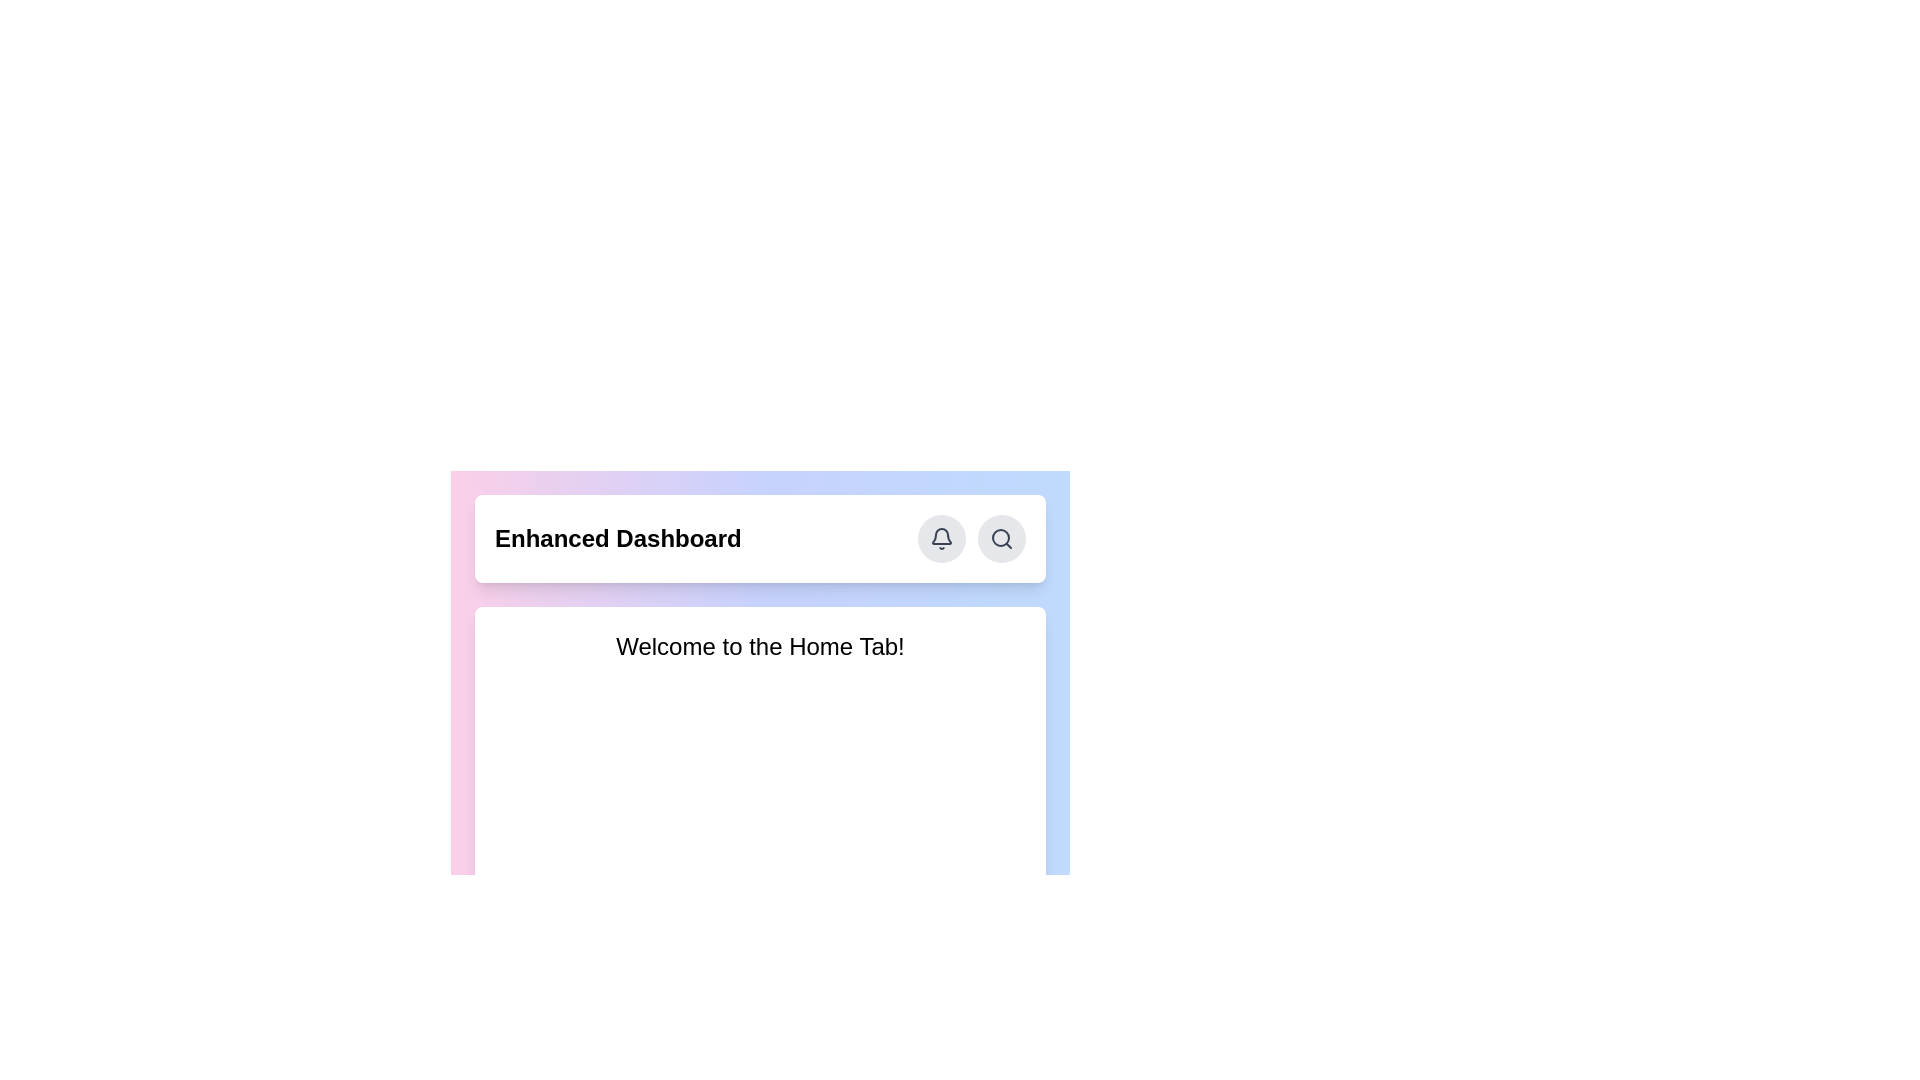  What do you see at coordinates (1002, 538) in the screenshot?
I see `the search icon button located in the upper right of the dashboard header section to trigger a visual change indicating interaction` at bounding box center [1002, 538].